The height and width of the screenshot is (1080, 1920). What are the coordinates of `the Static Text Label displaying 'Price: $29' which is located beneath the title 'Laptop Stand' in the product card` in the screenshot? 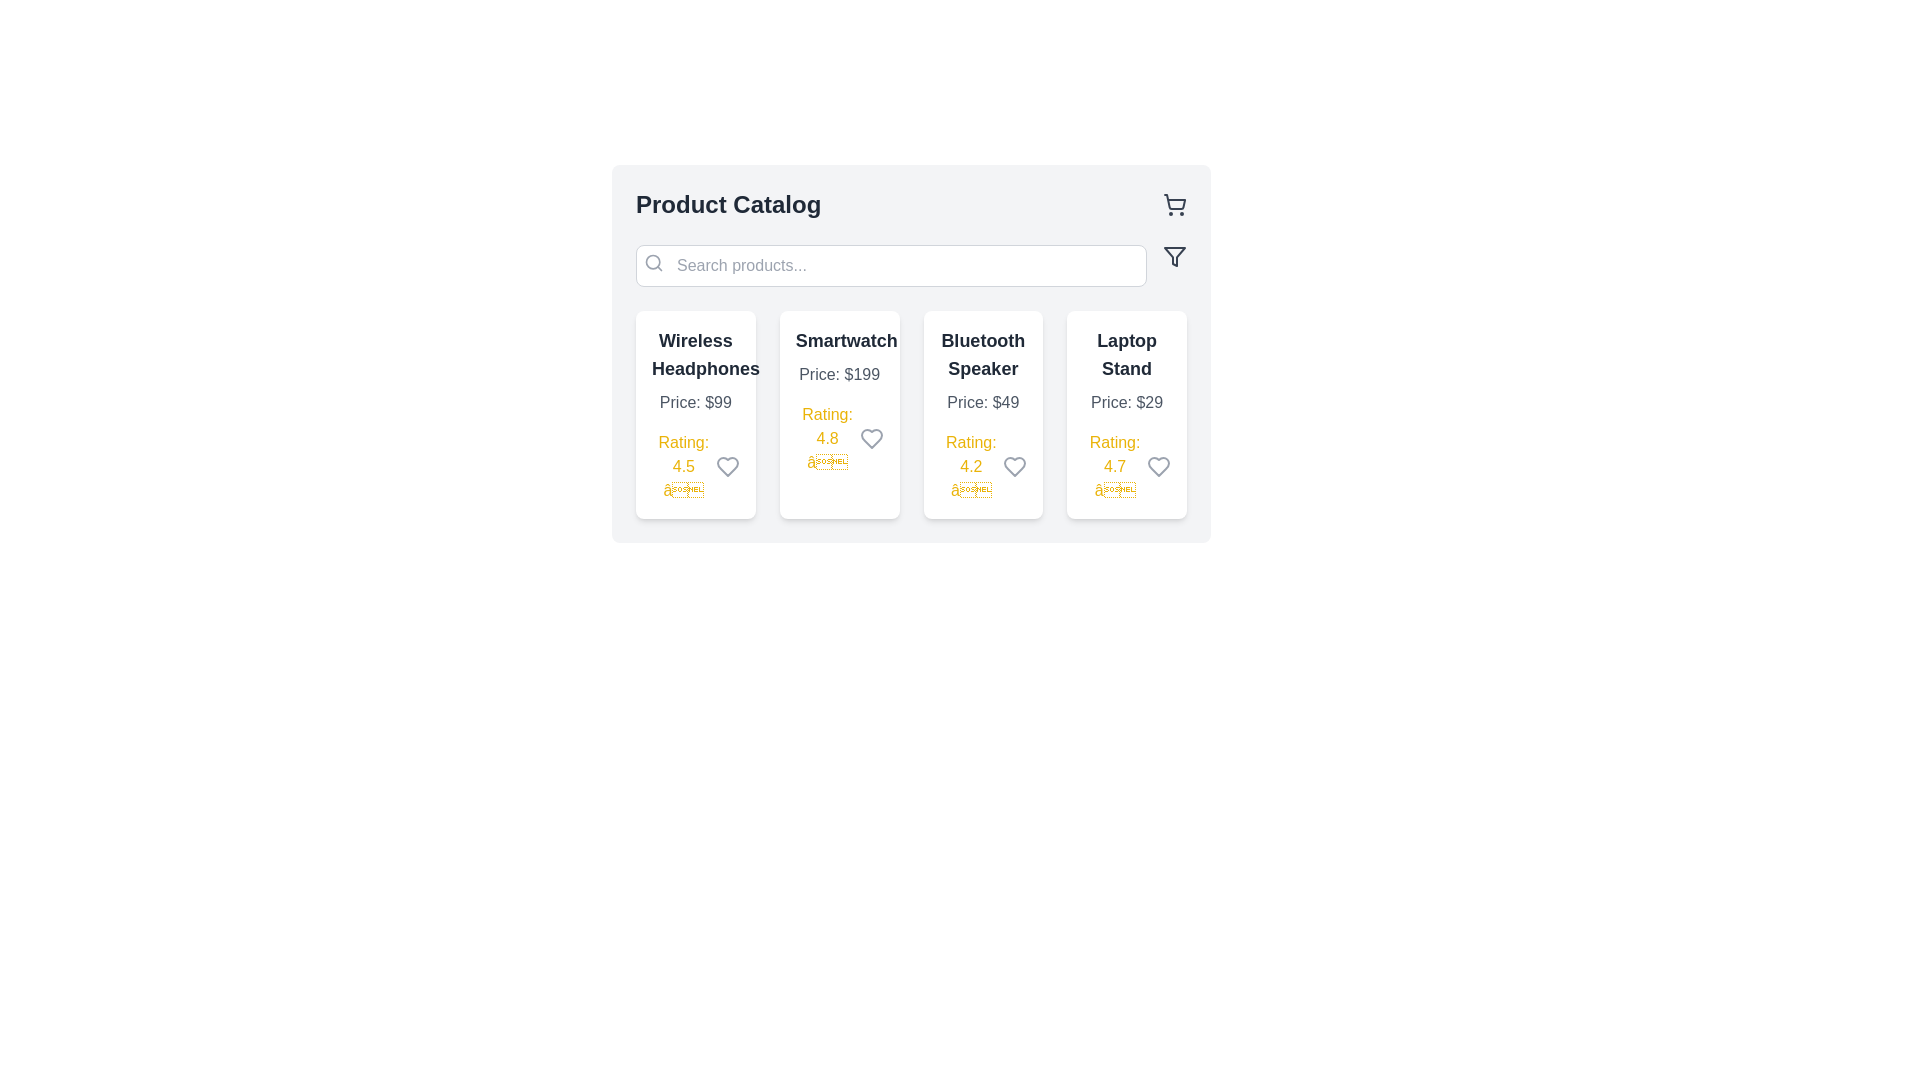 It's located at (1127, 402).